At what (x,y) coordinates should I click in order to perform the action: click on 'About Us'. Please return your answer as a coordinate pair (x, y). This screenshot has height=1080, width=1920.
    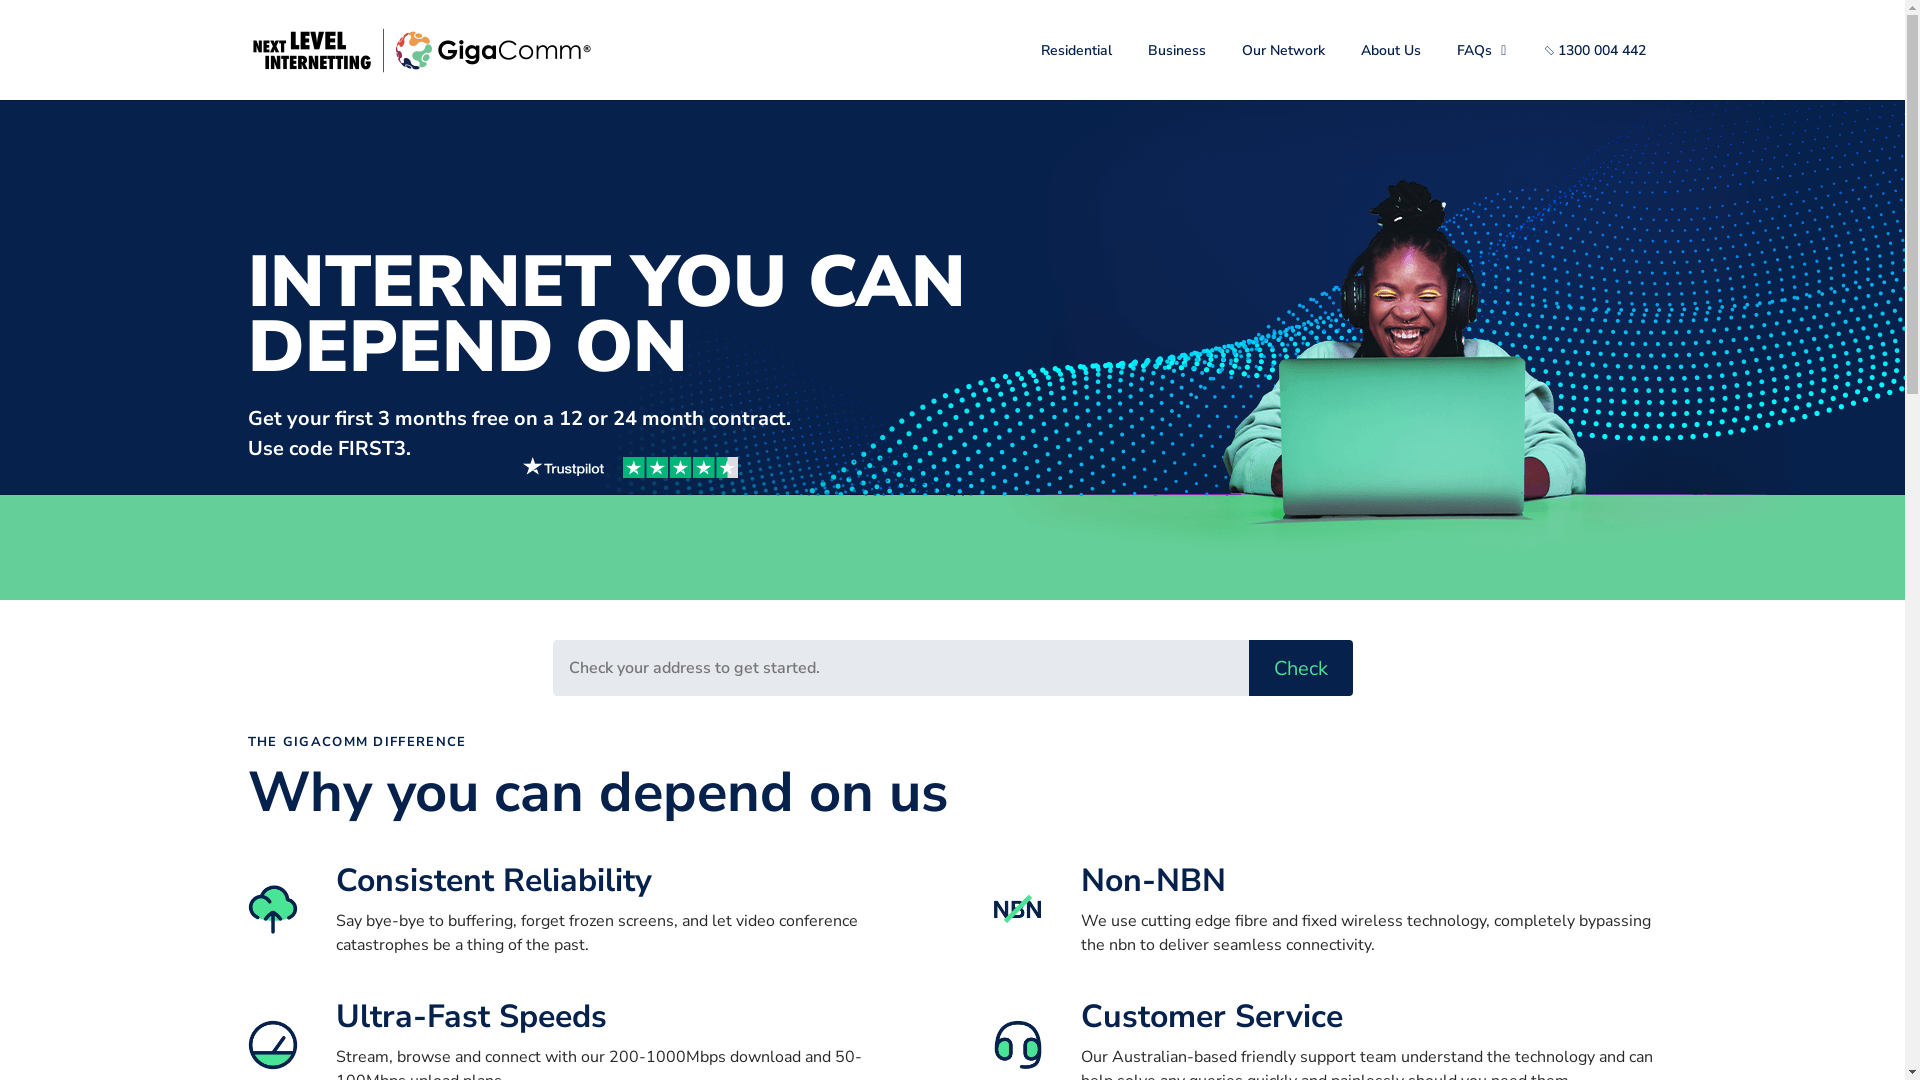
    Looking at the image, I should click on (1390, 48).